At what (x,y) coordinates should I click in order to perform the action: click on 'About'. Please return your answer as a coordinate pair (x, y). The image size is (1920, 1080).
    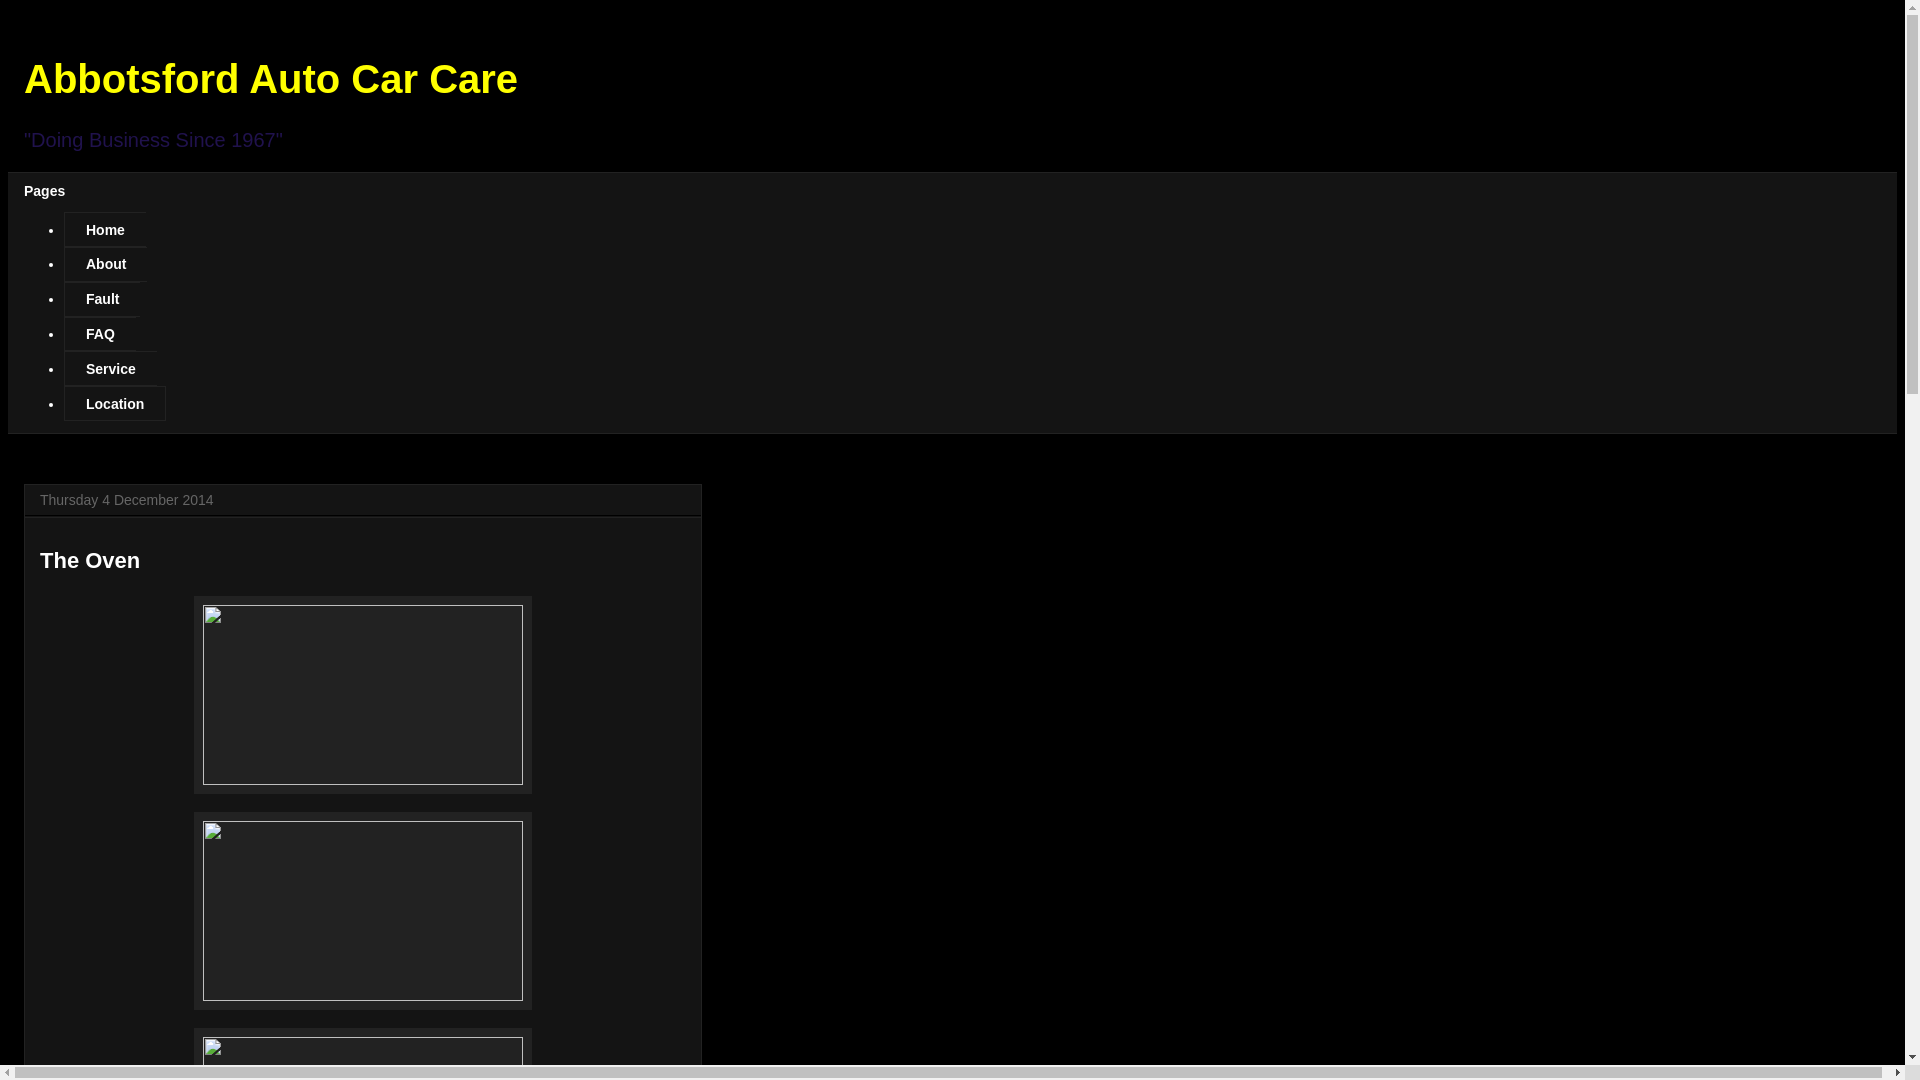
    Looking at the image, I should click on (104, 263).